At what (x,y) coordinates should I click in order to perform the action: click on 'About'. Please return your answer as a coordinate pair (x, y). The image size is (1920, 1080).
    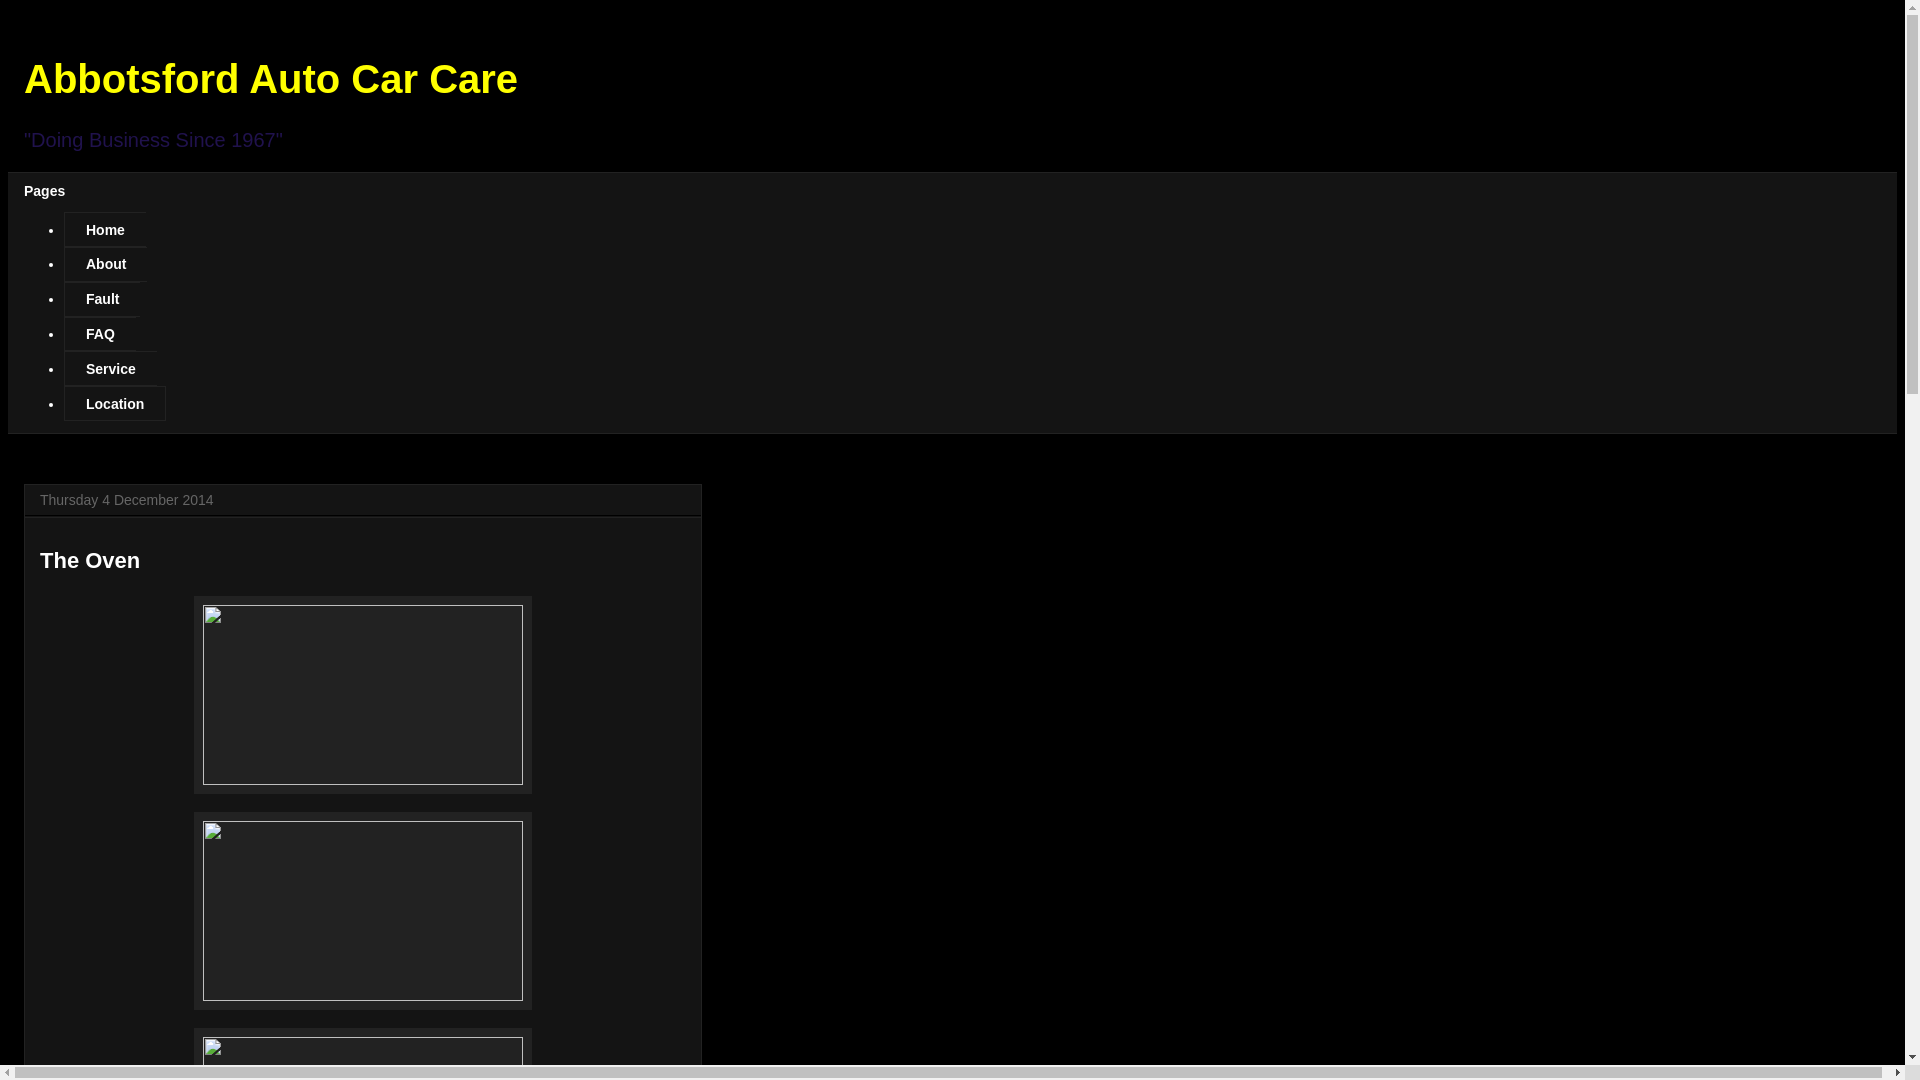
    Looking at the image, I should click on (104, 263).